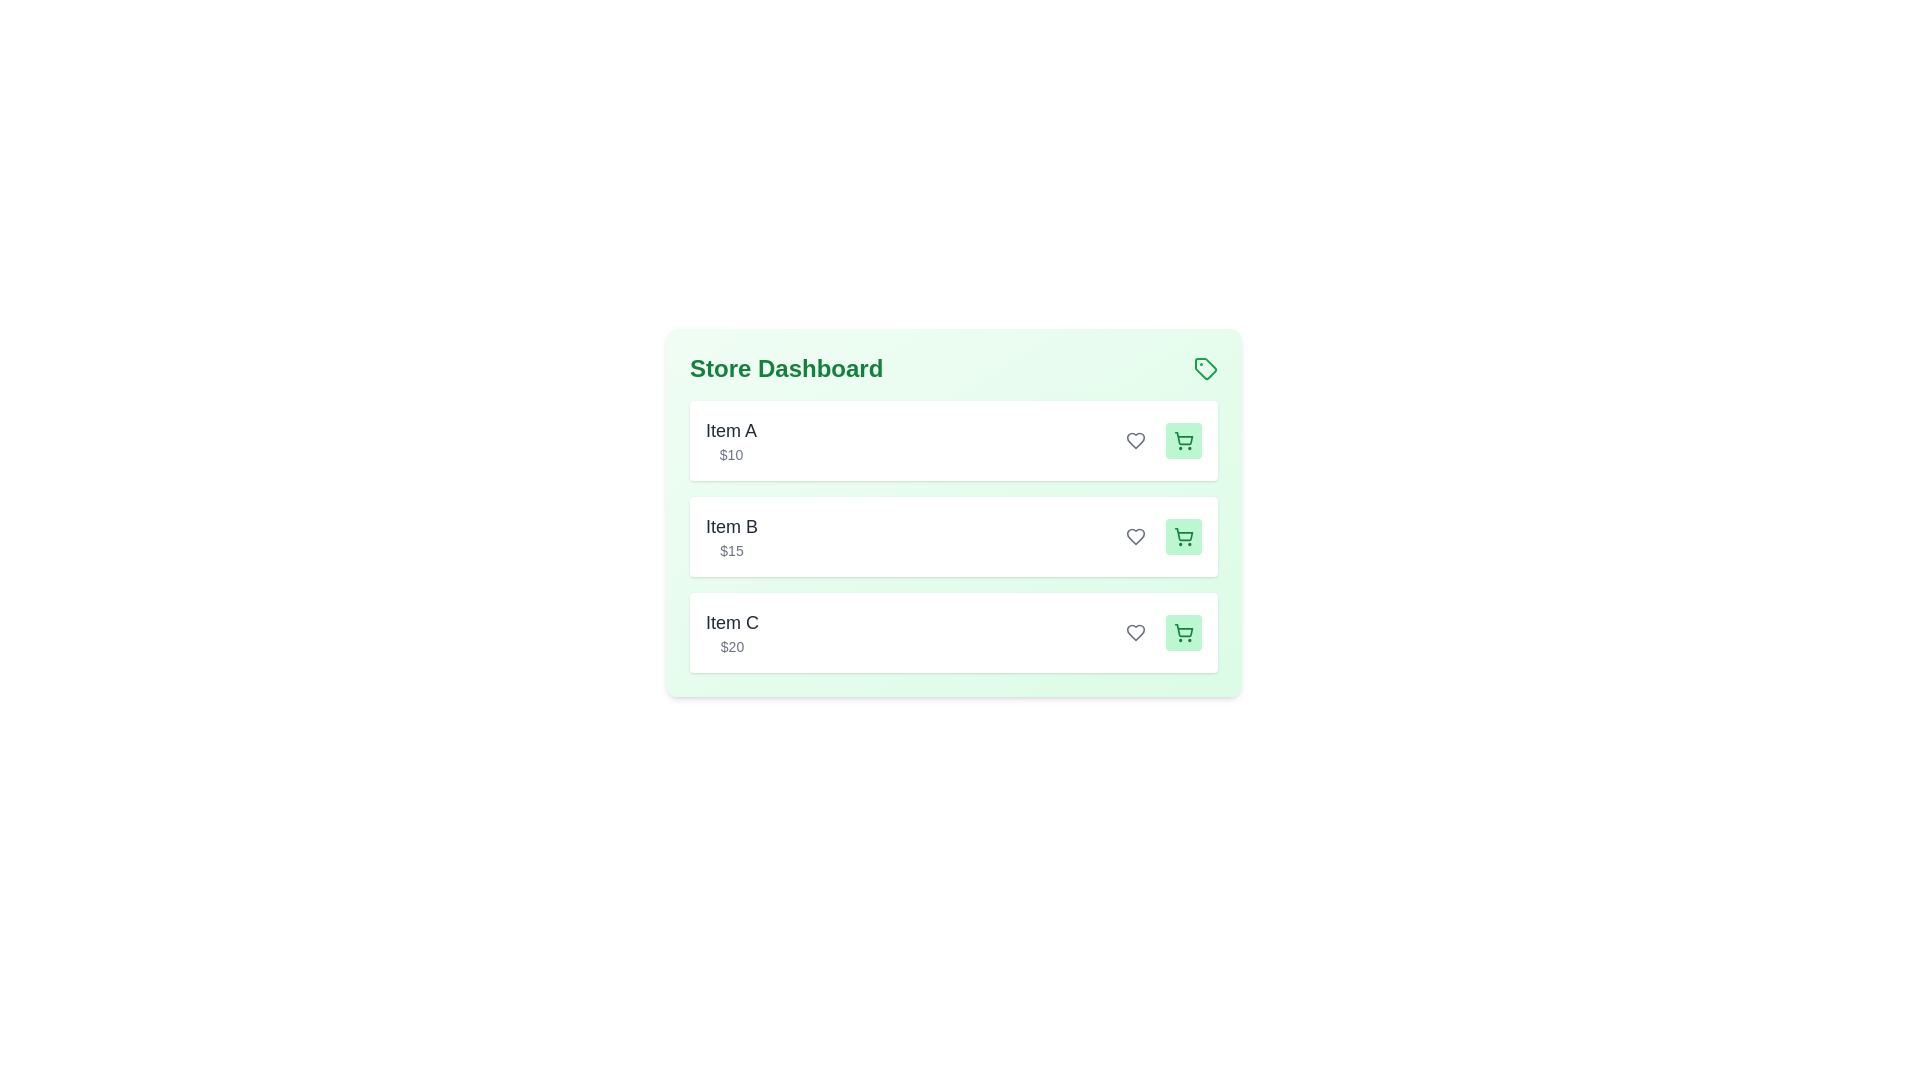  Describe the element at coordinates (1184, 439) in the screenshot. I see `the shopping cart icon with a green outline at the right end of the row for 'Item A'` at that location.